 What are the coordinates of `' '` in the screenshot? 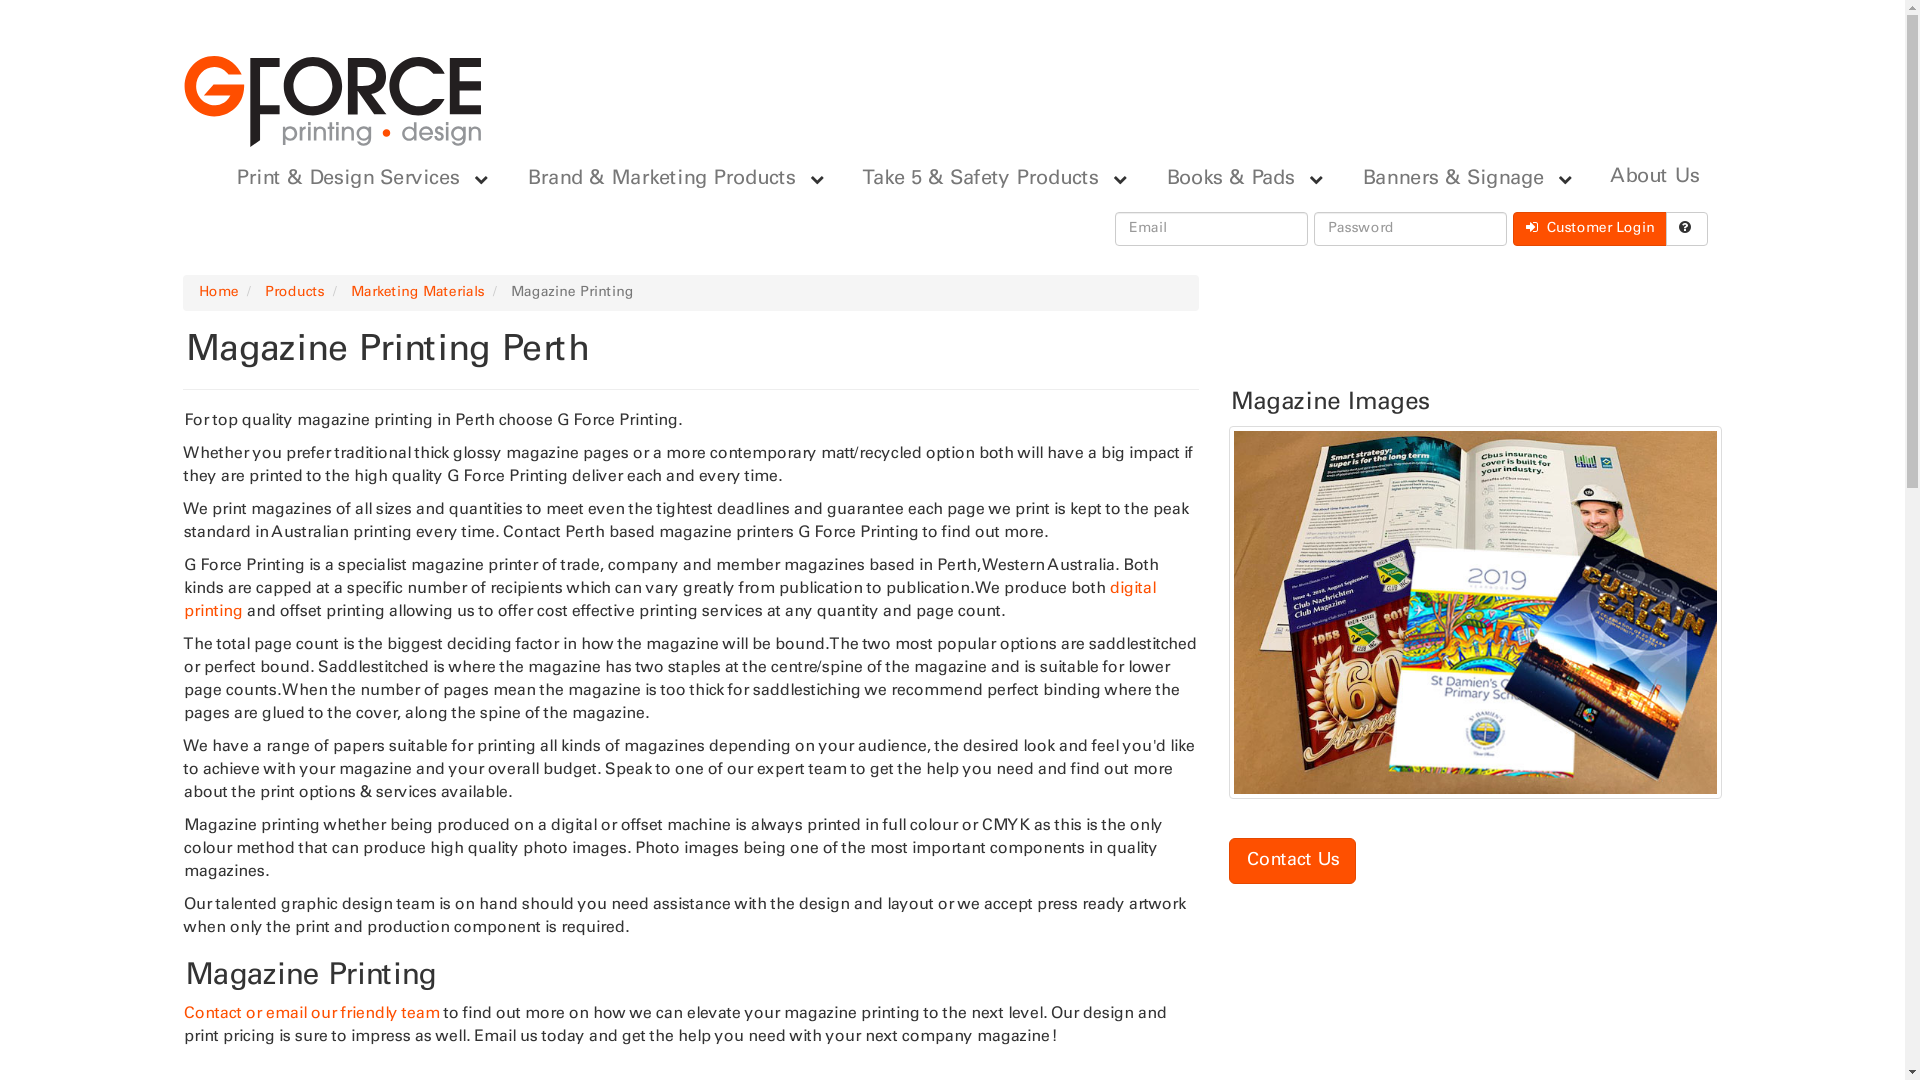 It's located at (1685, 227).